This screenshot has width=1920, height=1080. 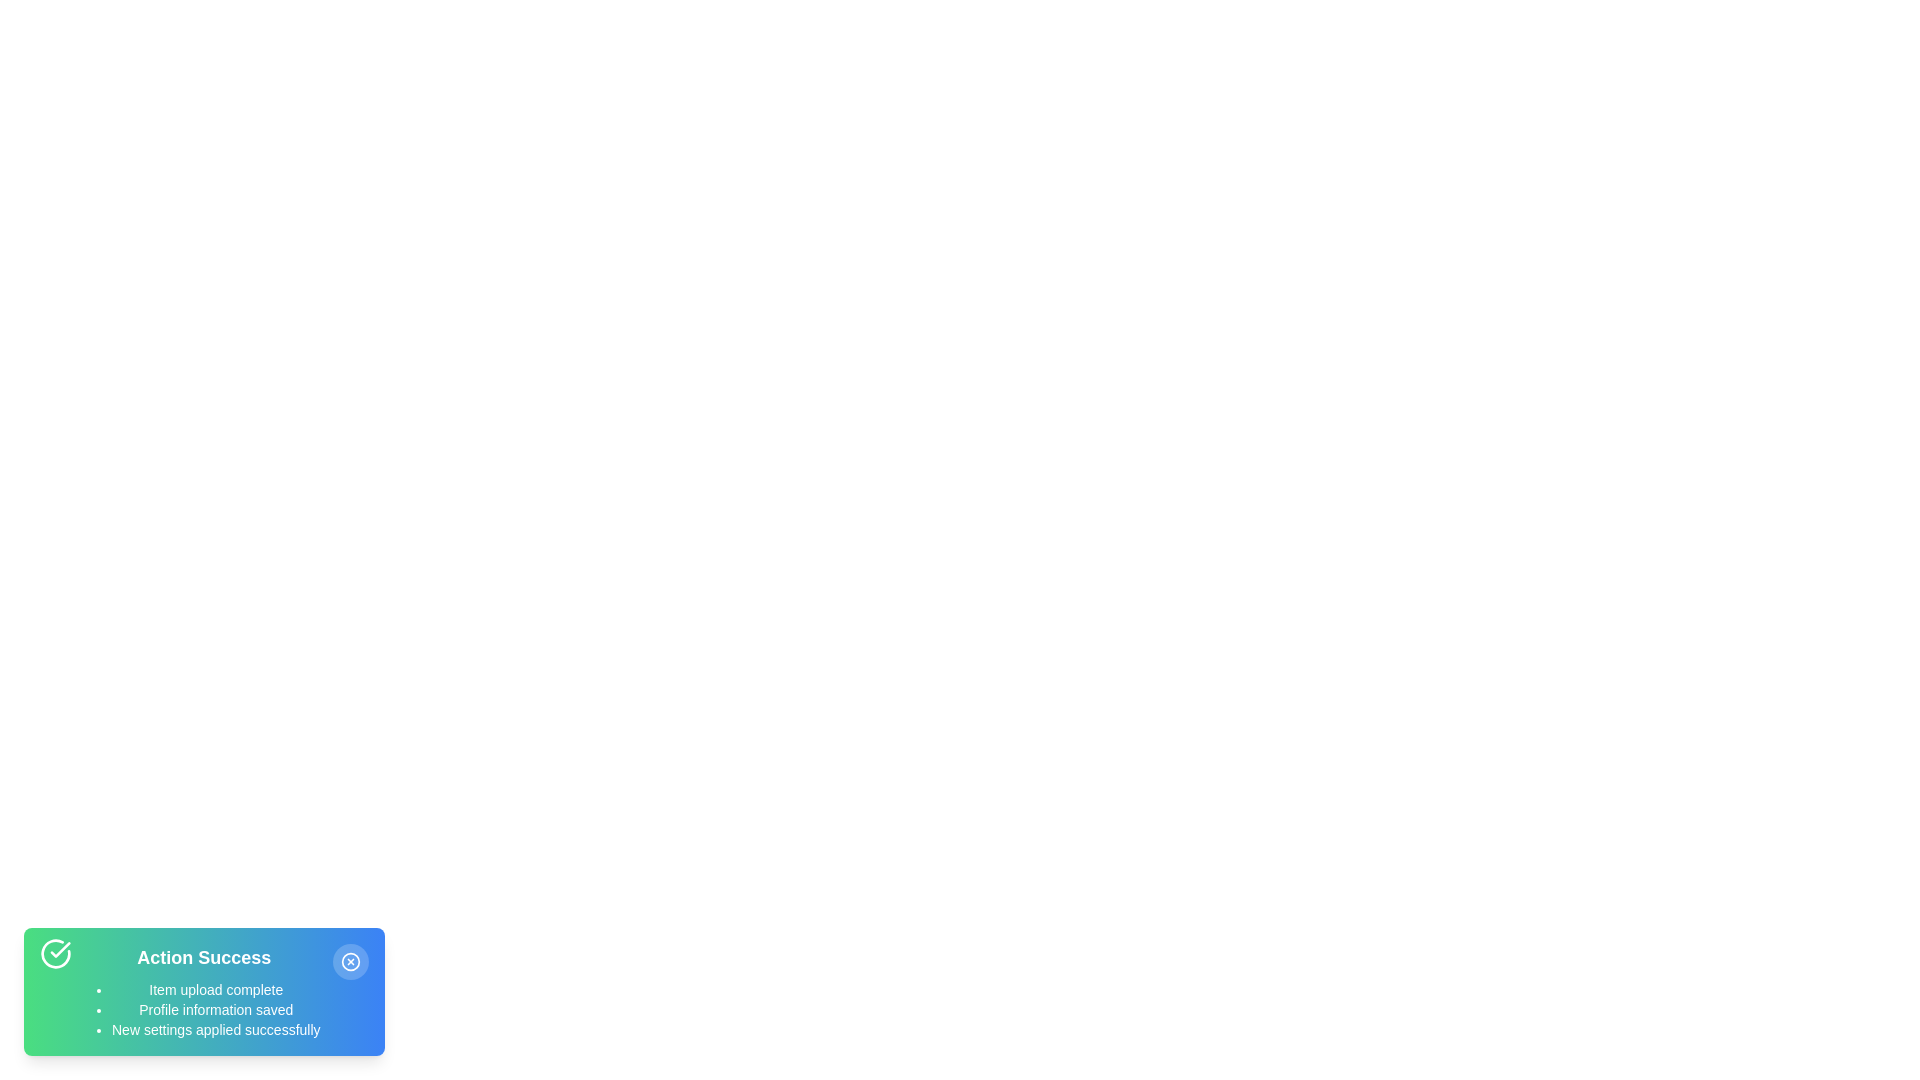 What do you see at coordinates (110, 978) in the screenshot?
I see `the text from the message list and copy it to the clipboard` at bounding box center [110, 978].